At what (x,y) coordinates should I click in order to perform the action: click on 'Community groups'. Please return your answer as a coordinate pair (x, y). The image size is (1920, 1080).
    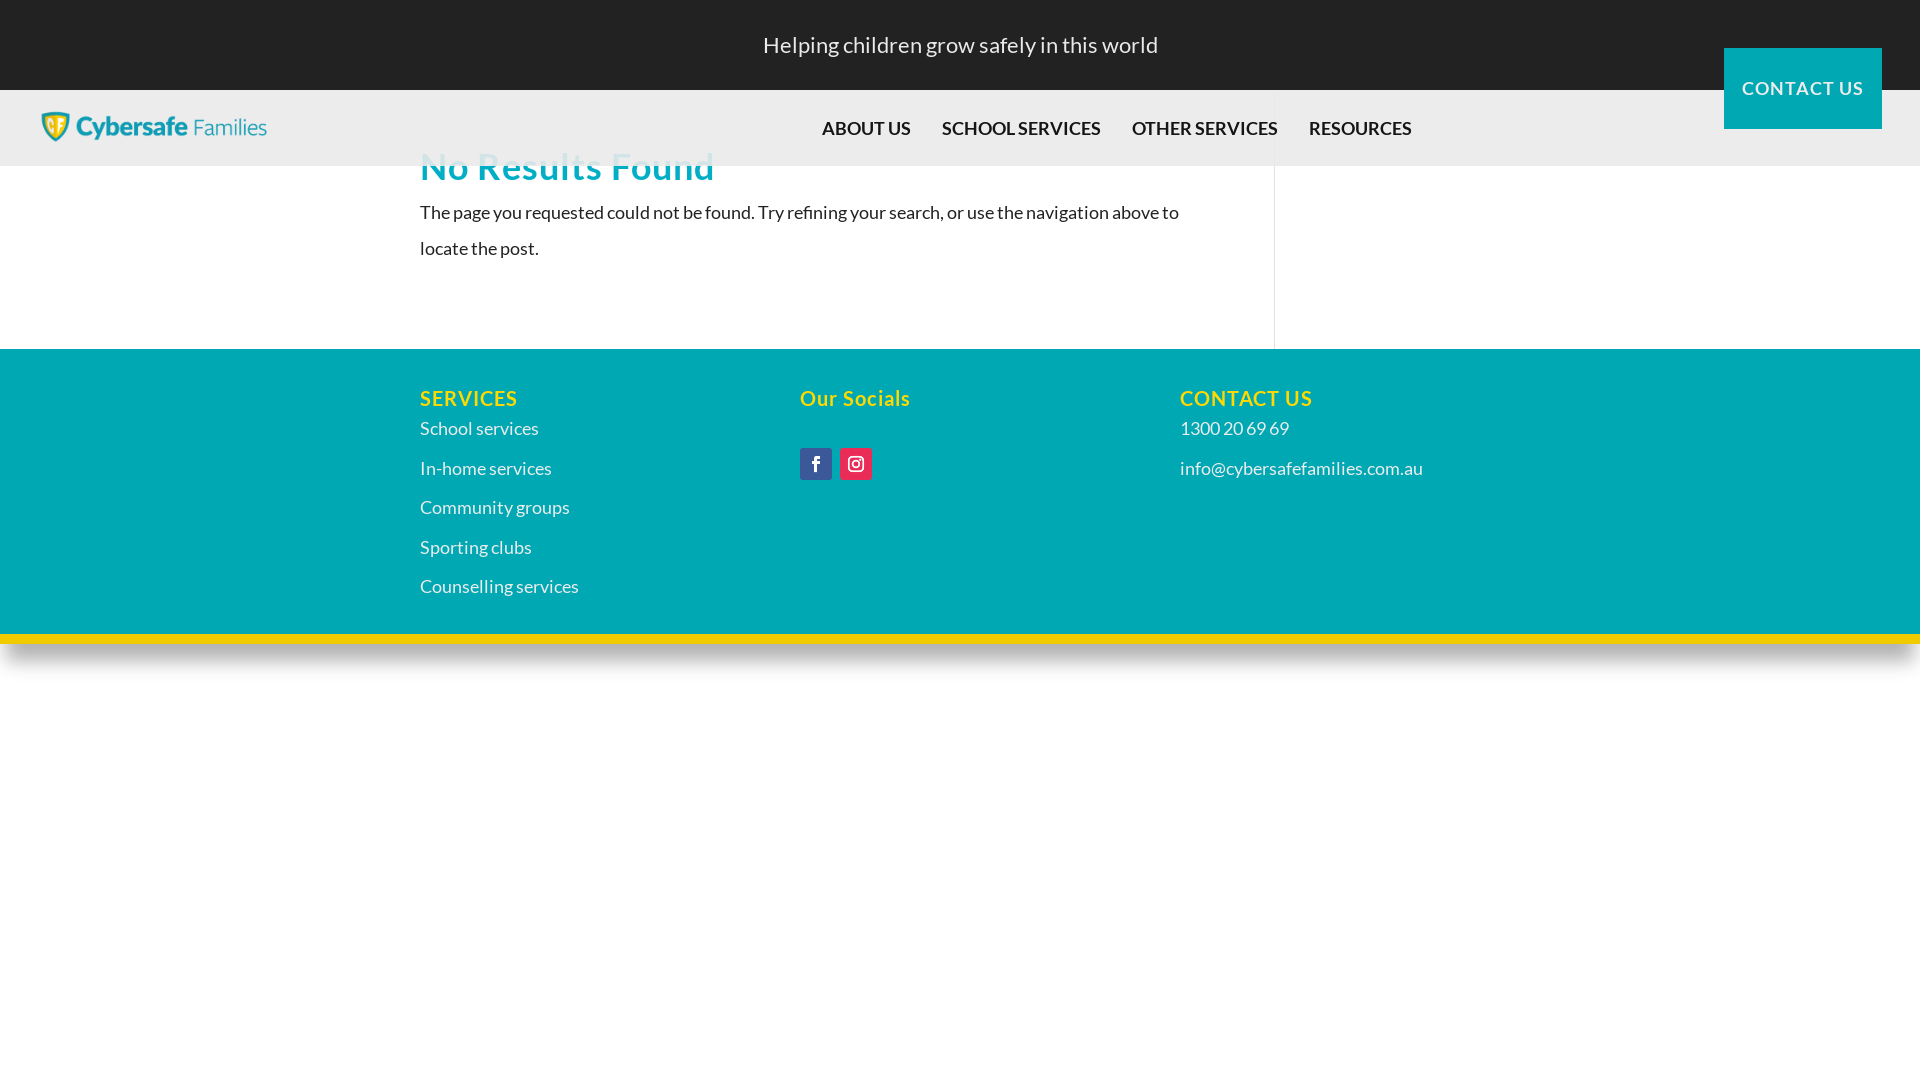
    Looking at the image, I should click on (494, 505).